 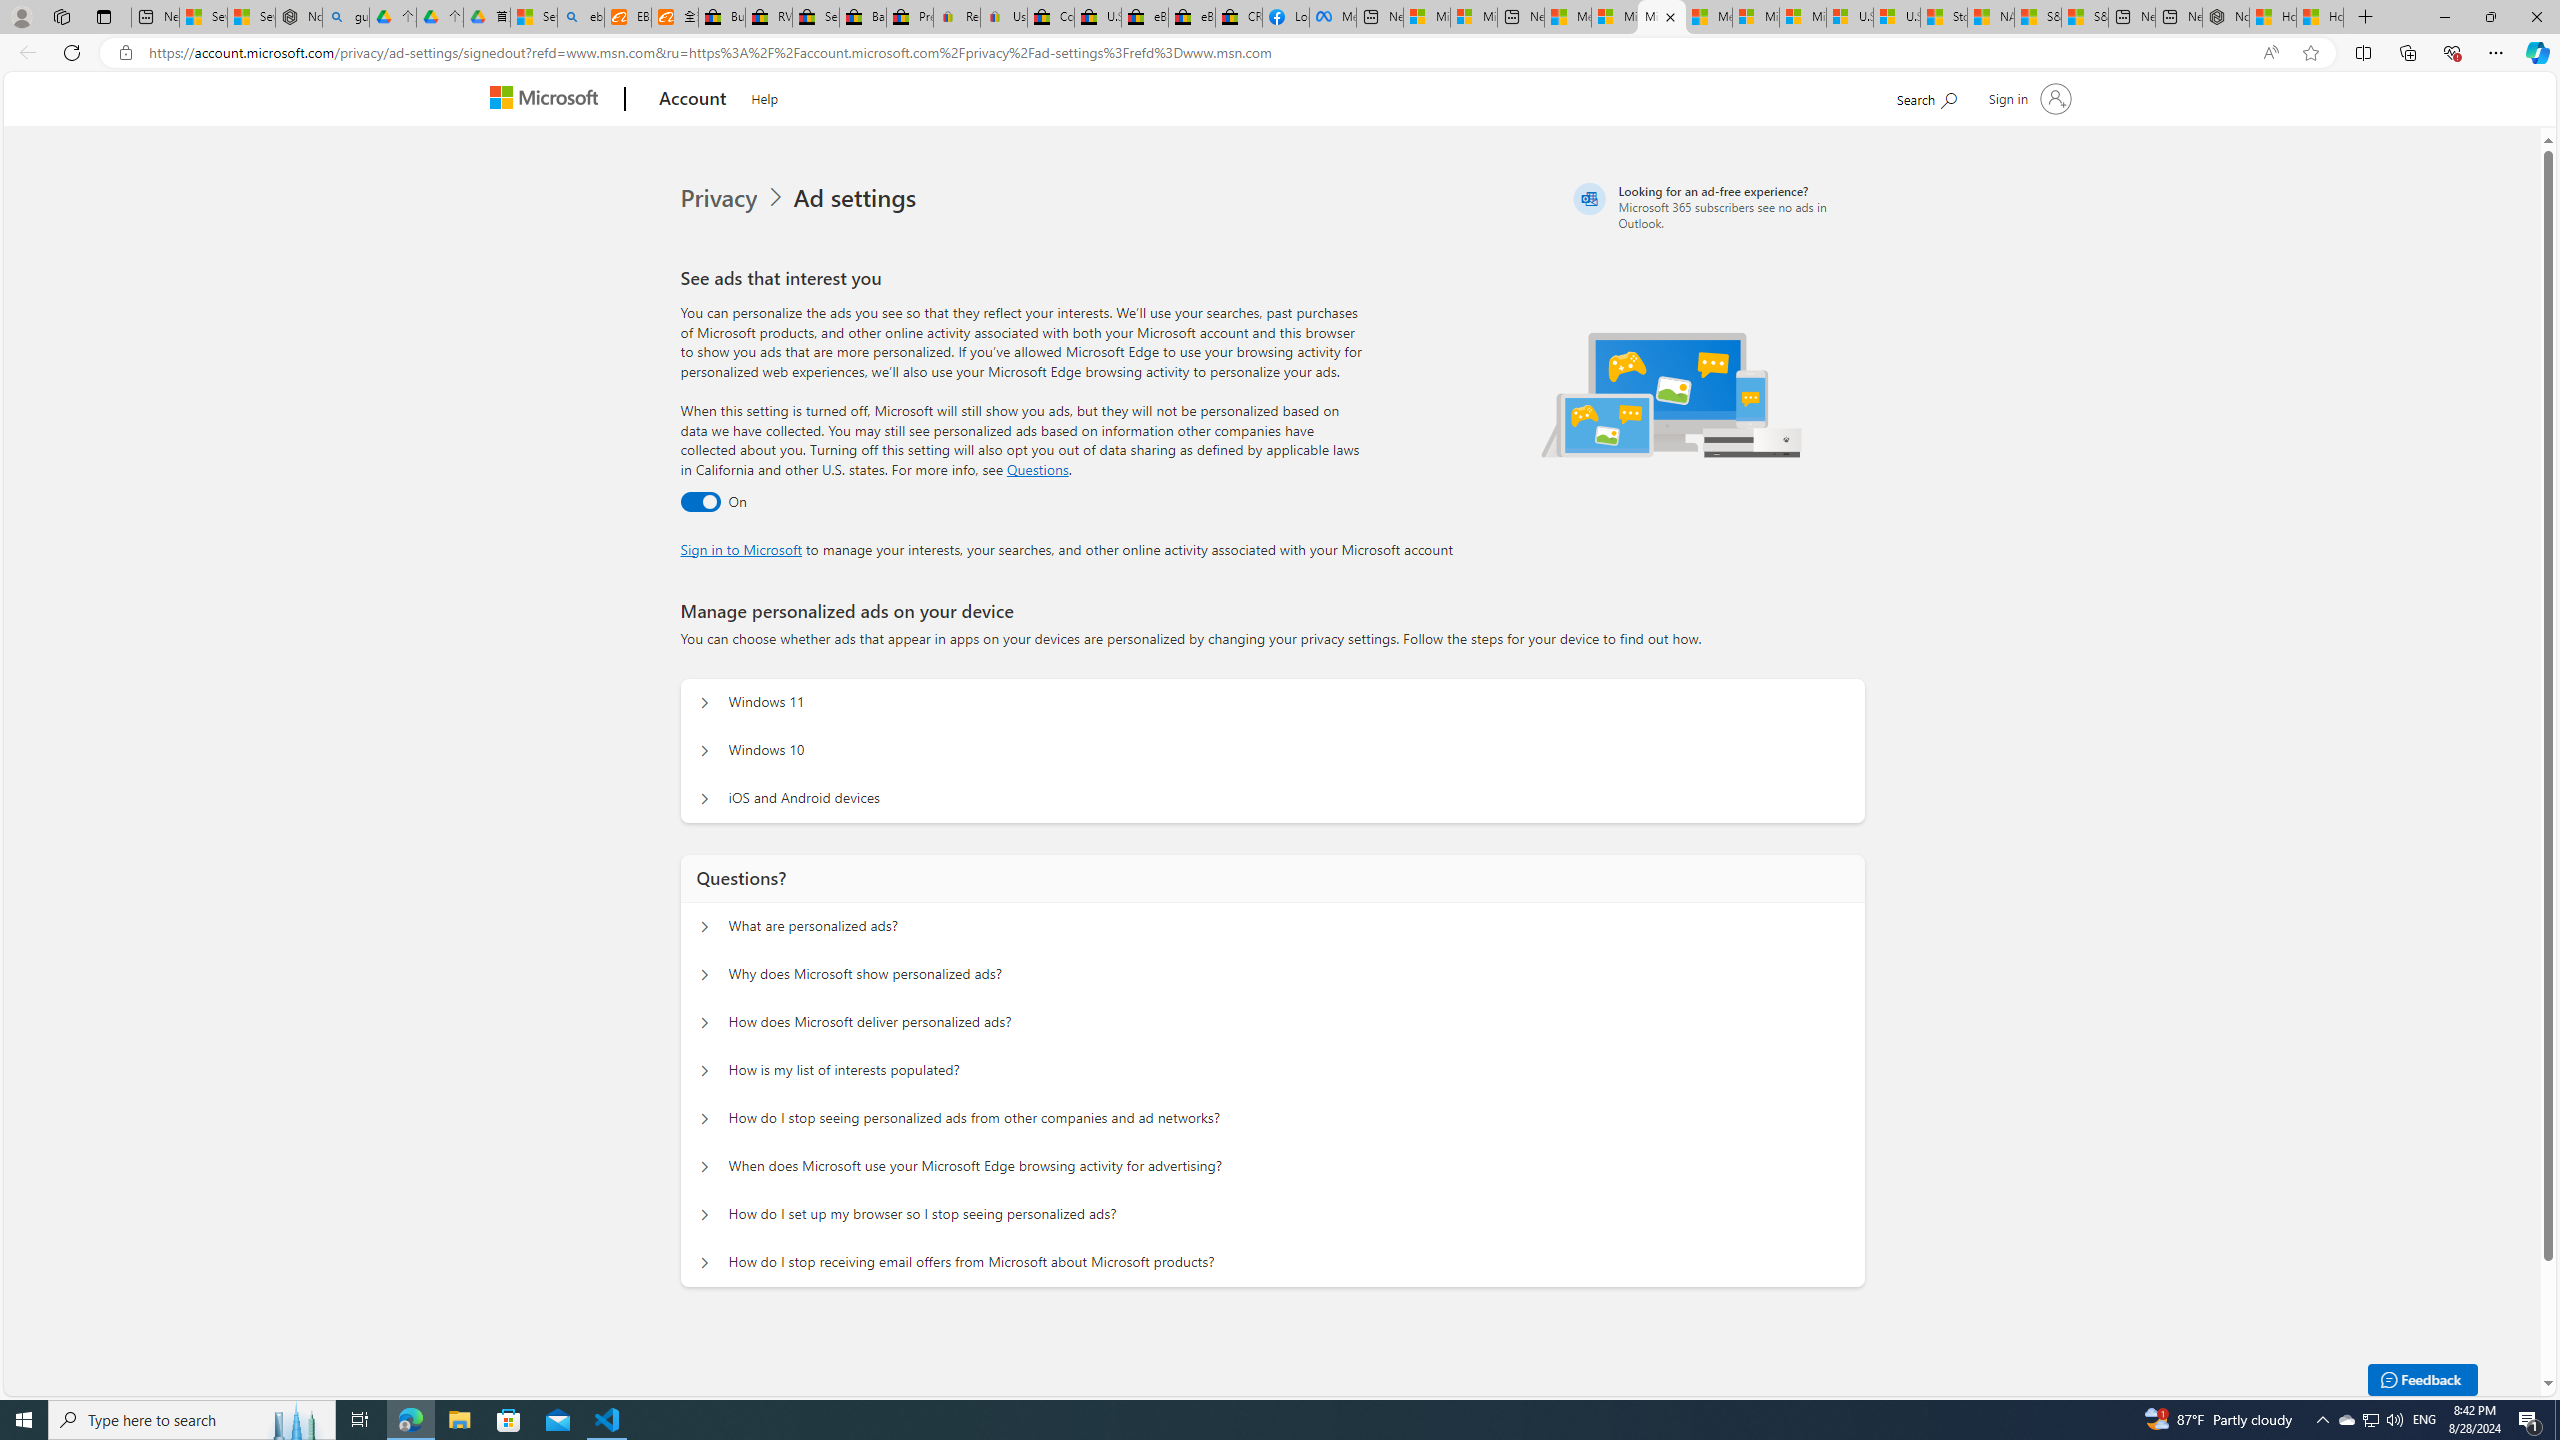 I want to click on 'Looking for an ad-free experience?', so click(x=1716, y=206).